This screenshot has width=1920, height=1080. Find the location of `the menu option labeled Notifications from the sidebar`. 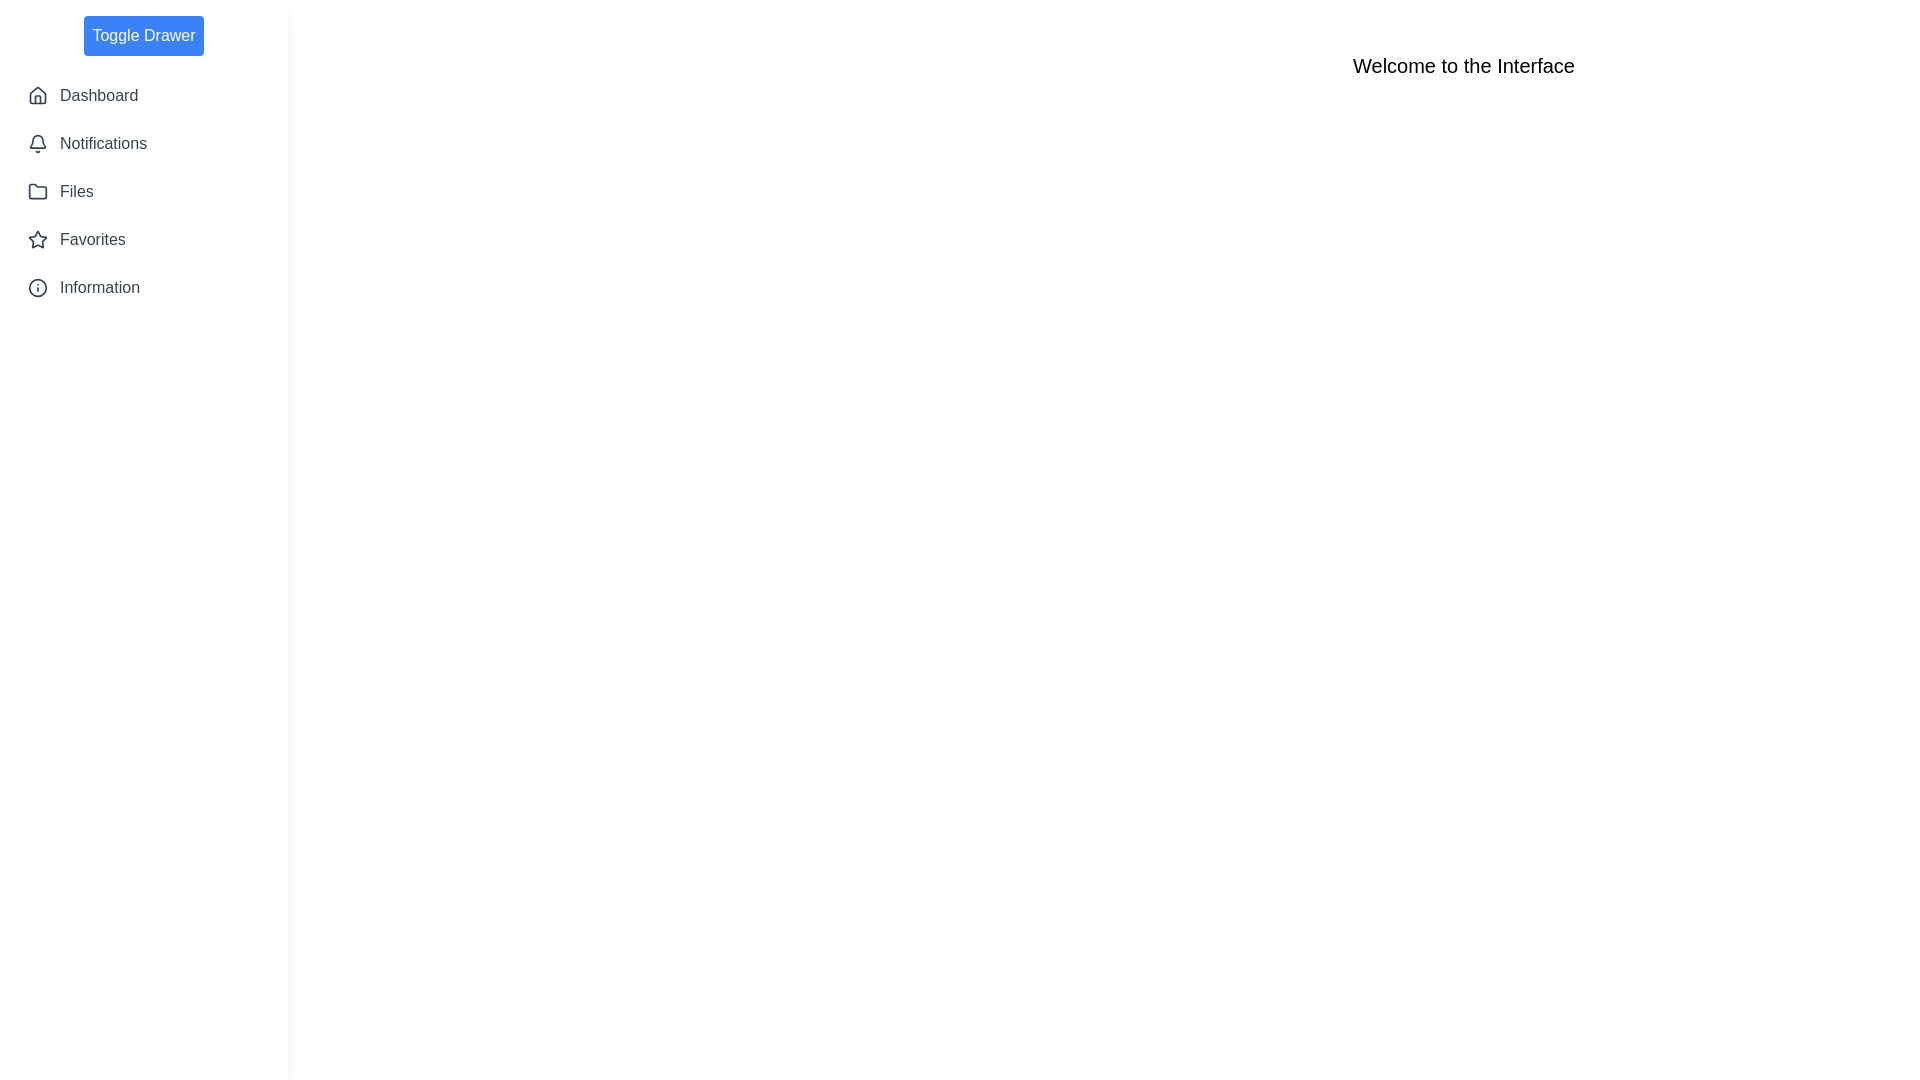

the menu option labeled Notifications from the sidebar is located at coordinates (143, 142).